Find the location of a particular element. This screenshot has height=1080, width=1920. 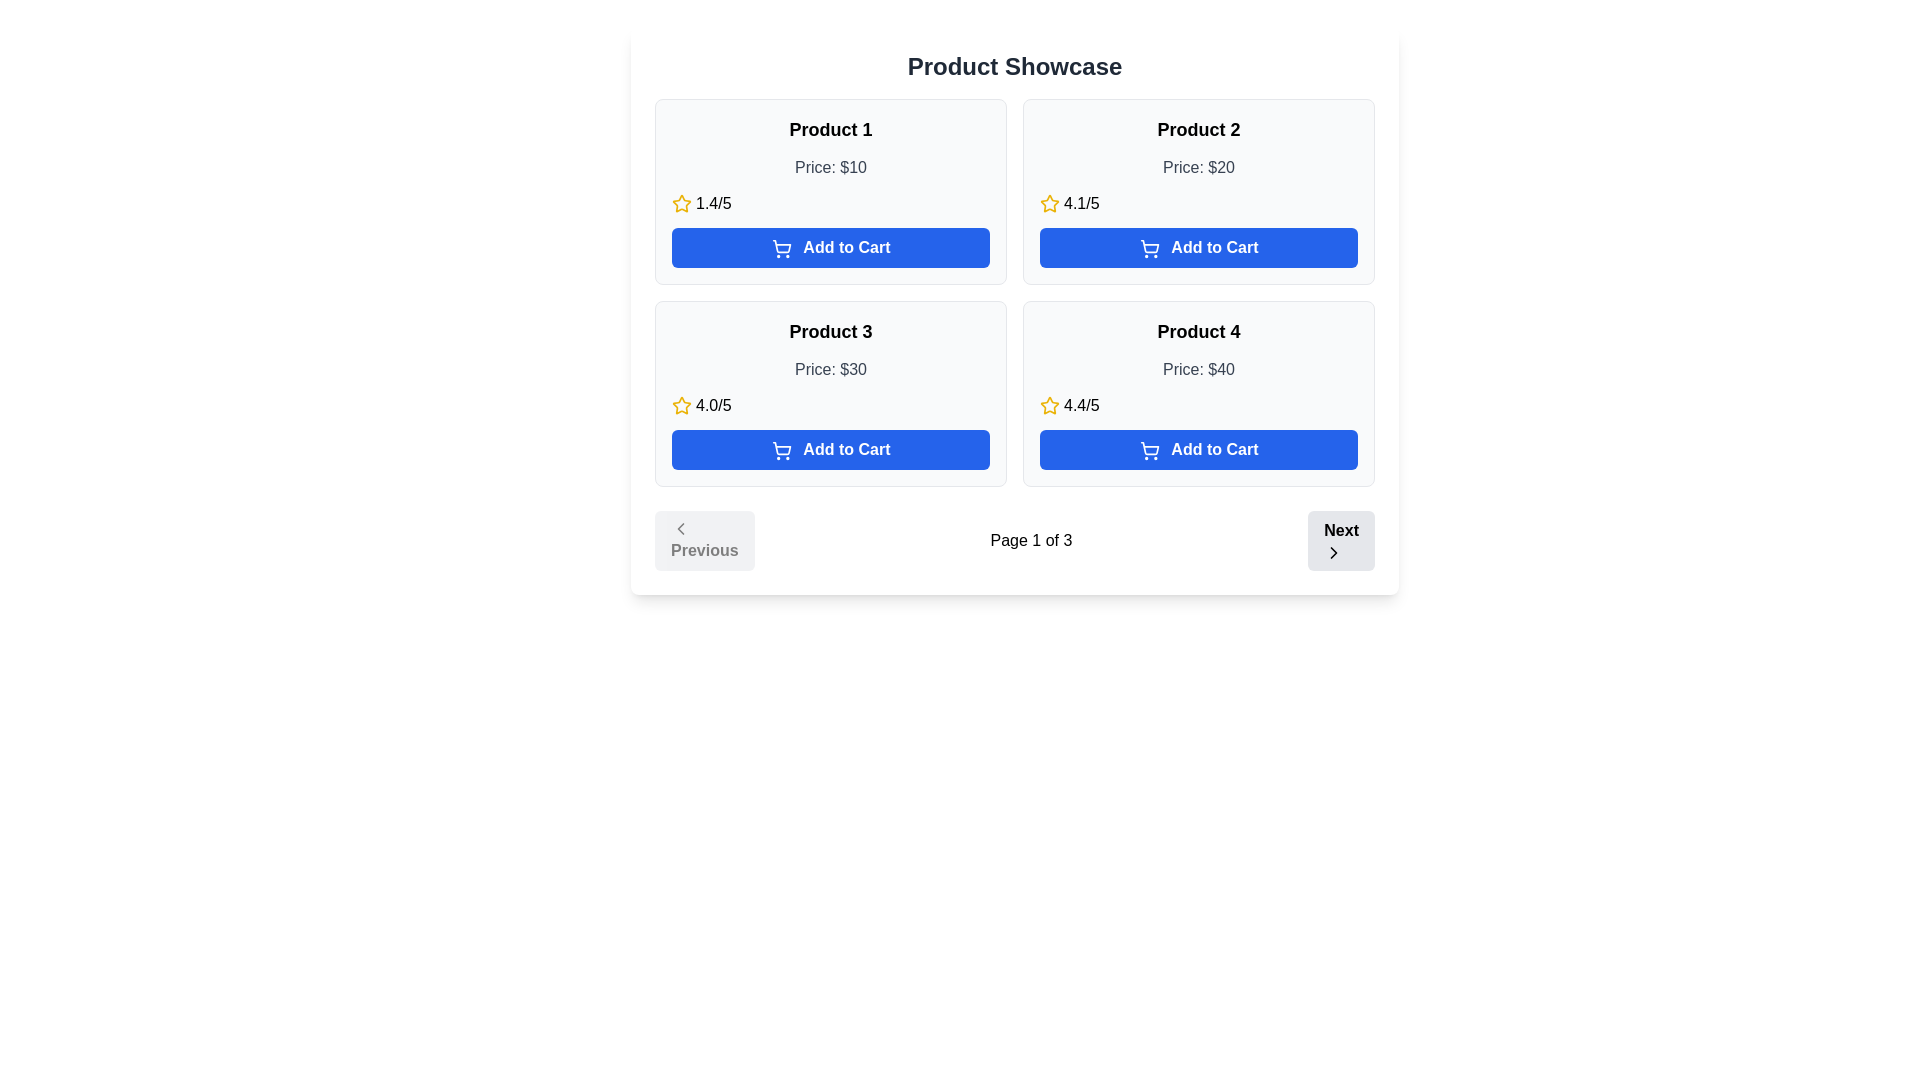

the star icon representing the rating for 'Product 4', located to the left of the rating text '4.4/5' is located at coordinates (1049, 405).